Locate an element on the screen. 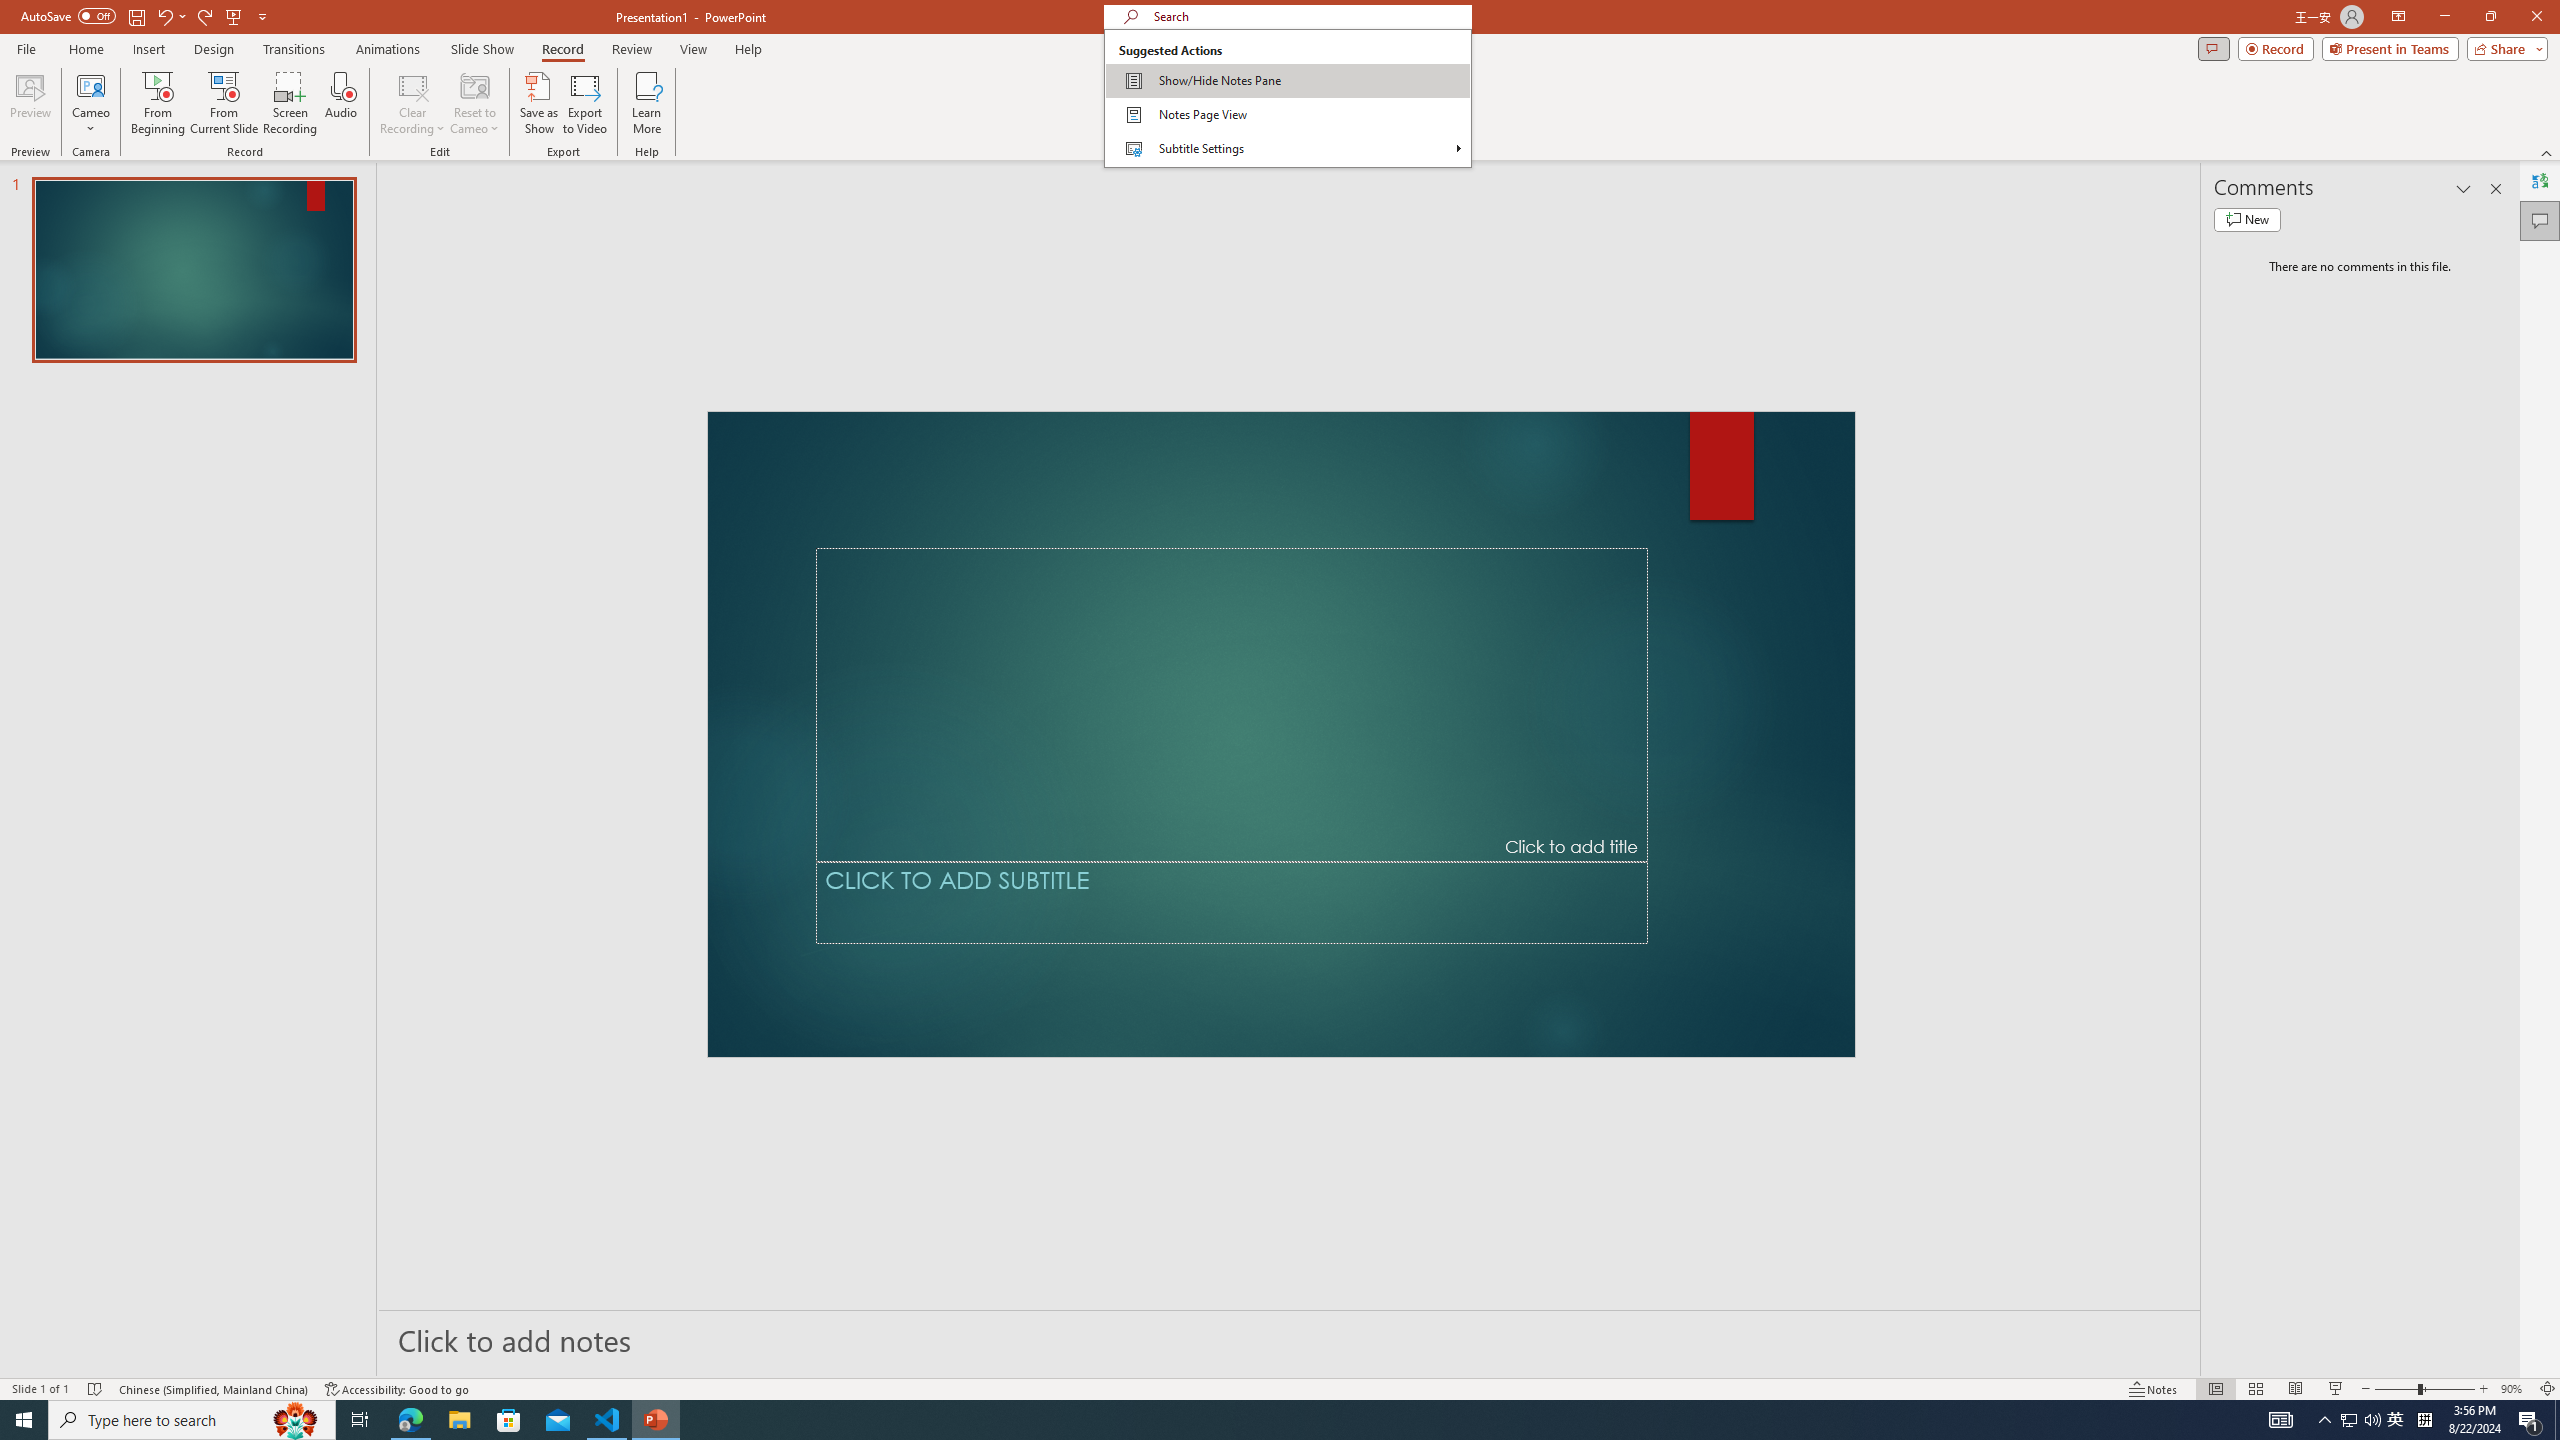 The image size is (2560, 1440). 'Zoom 90%' is located at coordinates (2515, 1389).